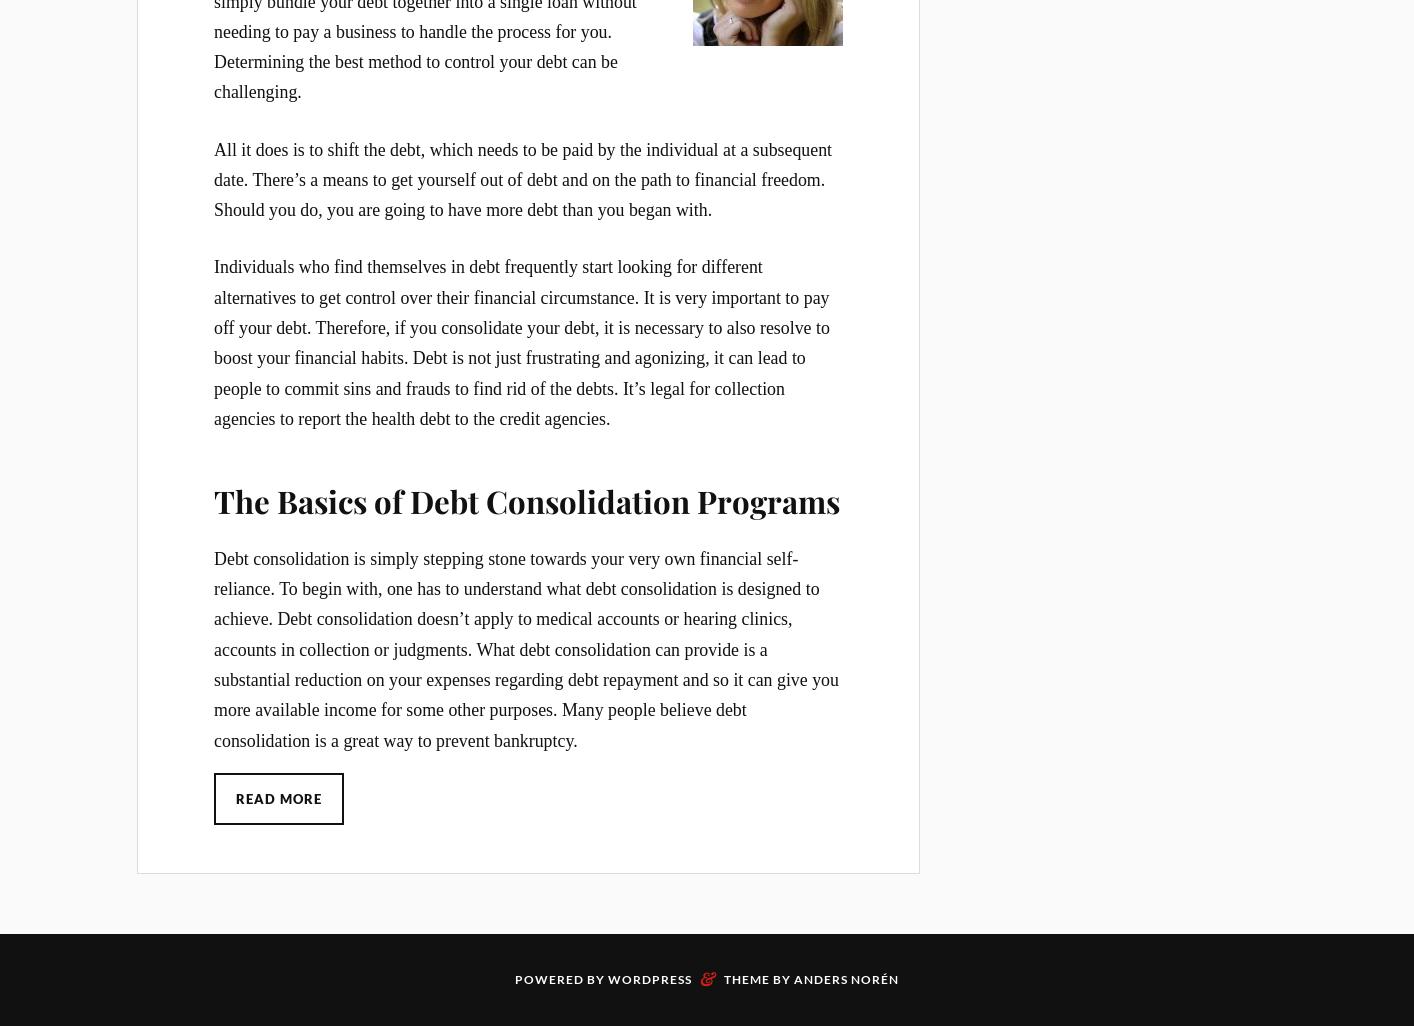 Image resolution: width=1414 pixels, height=1026 pixels. What do you see at coordinates (525, 649) in the screenshot?
I see `'Debt consolidation is simply stepping stone towards your very own financial self-reliance. To begin with, one has to understand what debt consolidation is designed to achieve. Debt consolidation doesn’t apply to medical accounts or hearing clinics, accounts in collection or judgments. What debt consolidation can provide is a substantial reduction on your expenses regarding debt repayment and so it can give you more available income for some other purposes. Many people believe debt consolidation is a great way to prevent bankruptcy.'` at bounding box center [525, 649].